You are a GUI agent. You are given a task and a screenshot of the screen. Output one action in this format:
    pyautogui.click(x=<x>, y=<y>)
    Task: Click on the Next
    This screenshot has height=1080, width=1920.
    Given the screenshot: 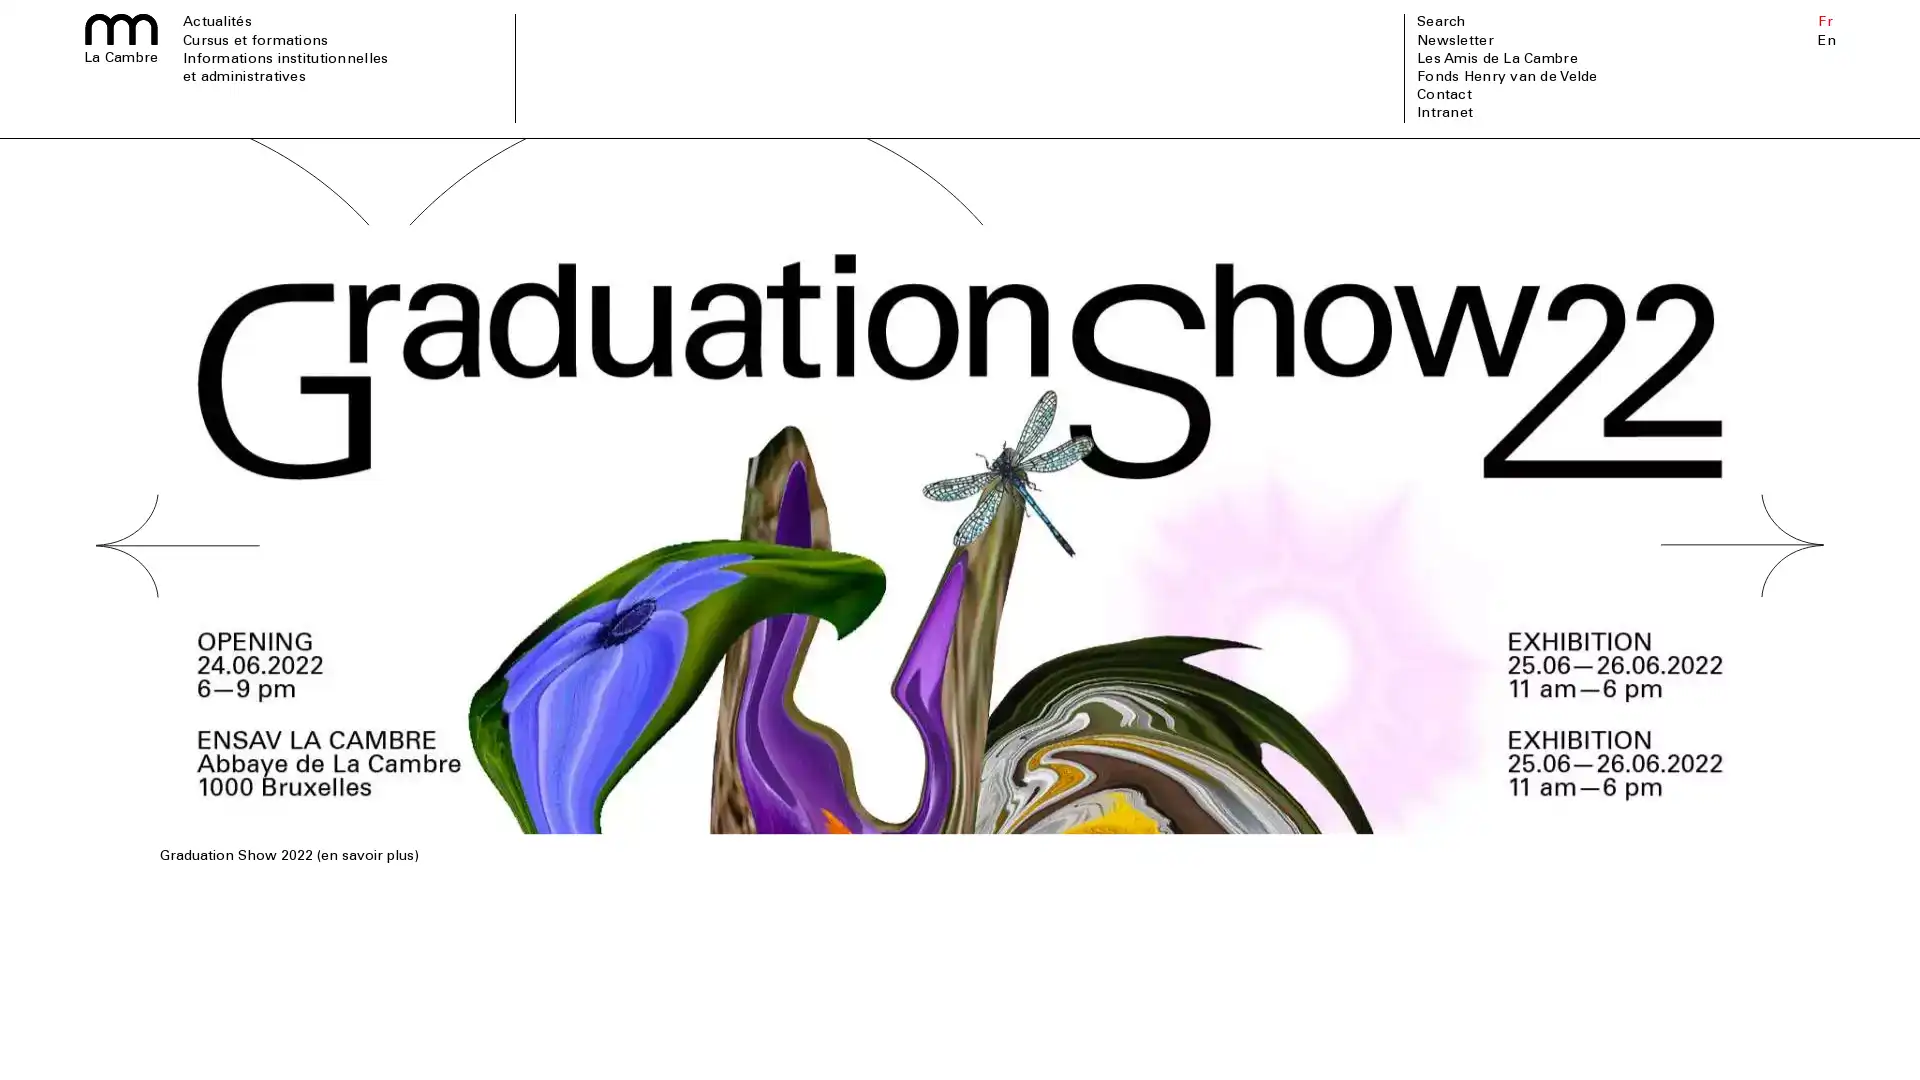 What is the action you would take?
    pyautogui.click(x=1741, y=608)
    